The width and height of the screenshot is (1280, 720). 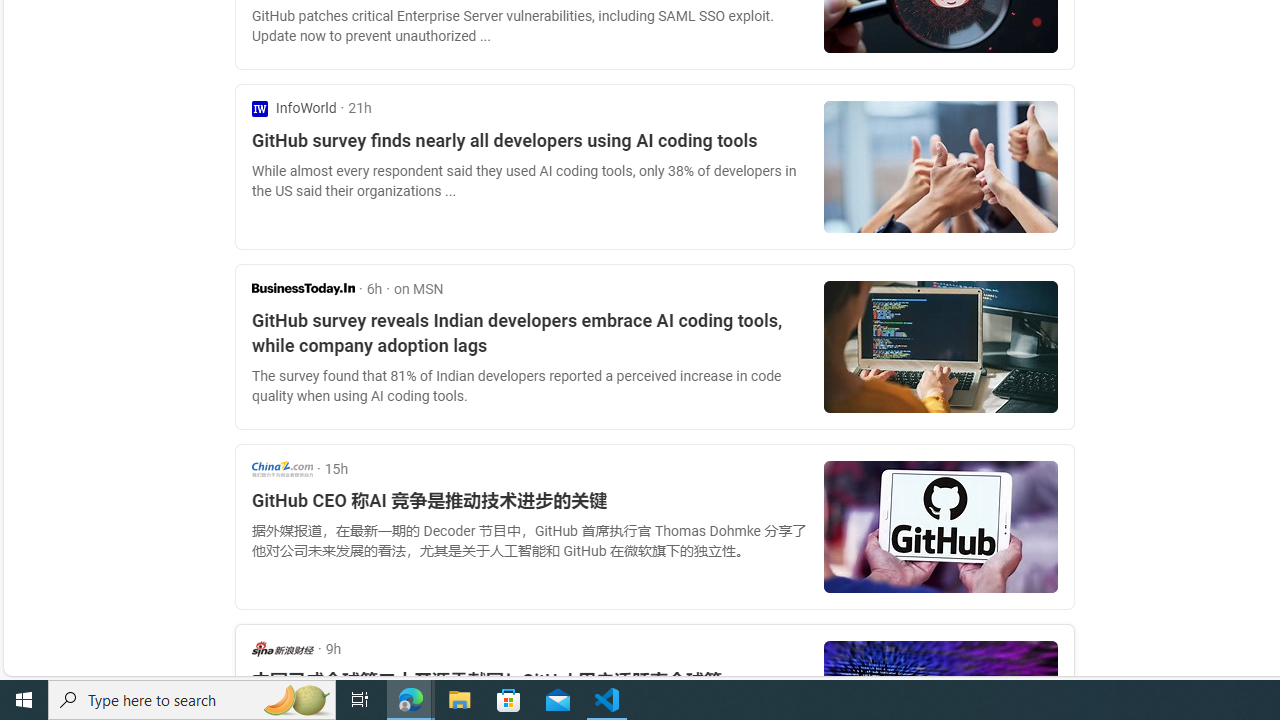 I want to click on 'Search news from InfoWorld', so click(x=293, y=108).